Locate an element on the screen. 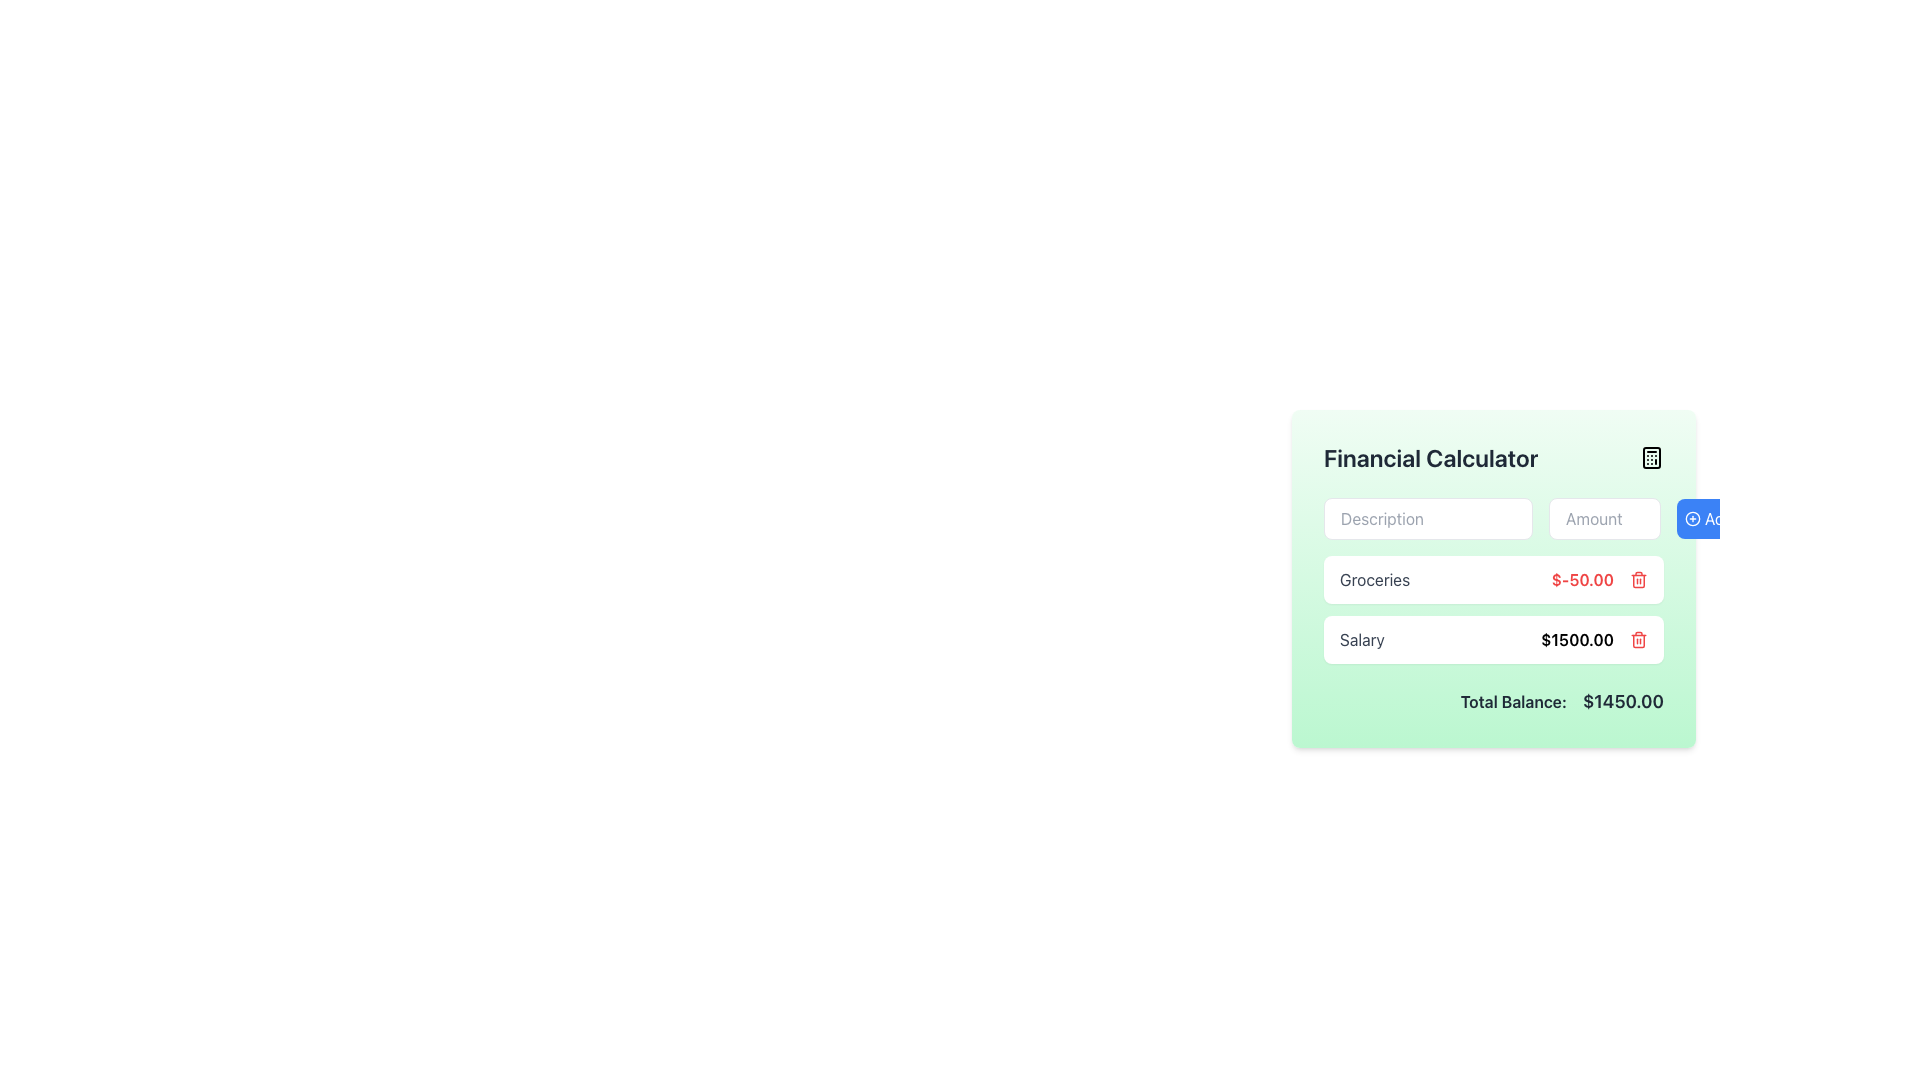  the Text Label displaying the monetary amount for the 'Salary' entry in the financial calculator form, located under the 'Financial Calculator' header is located at coordinates (1576, 640).